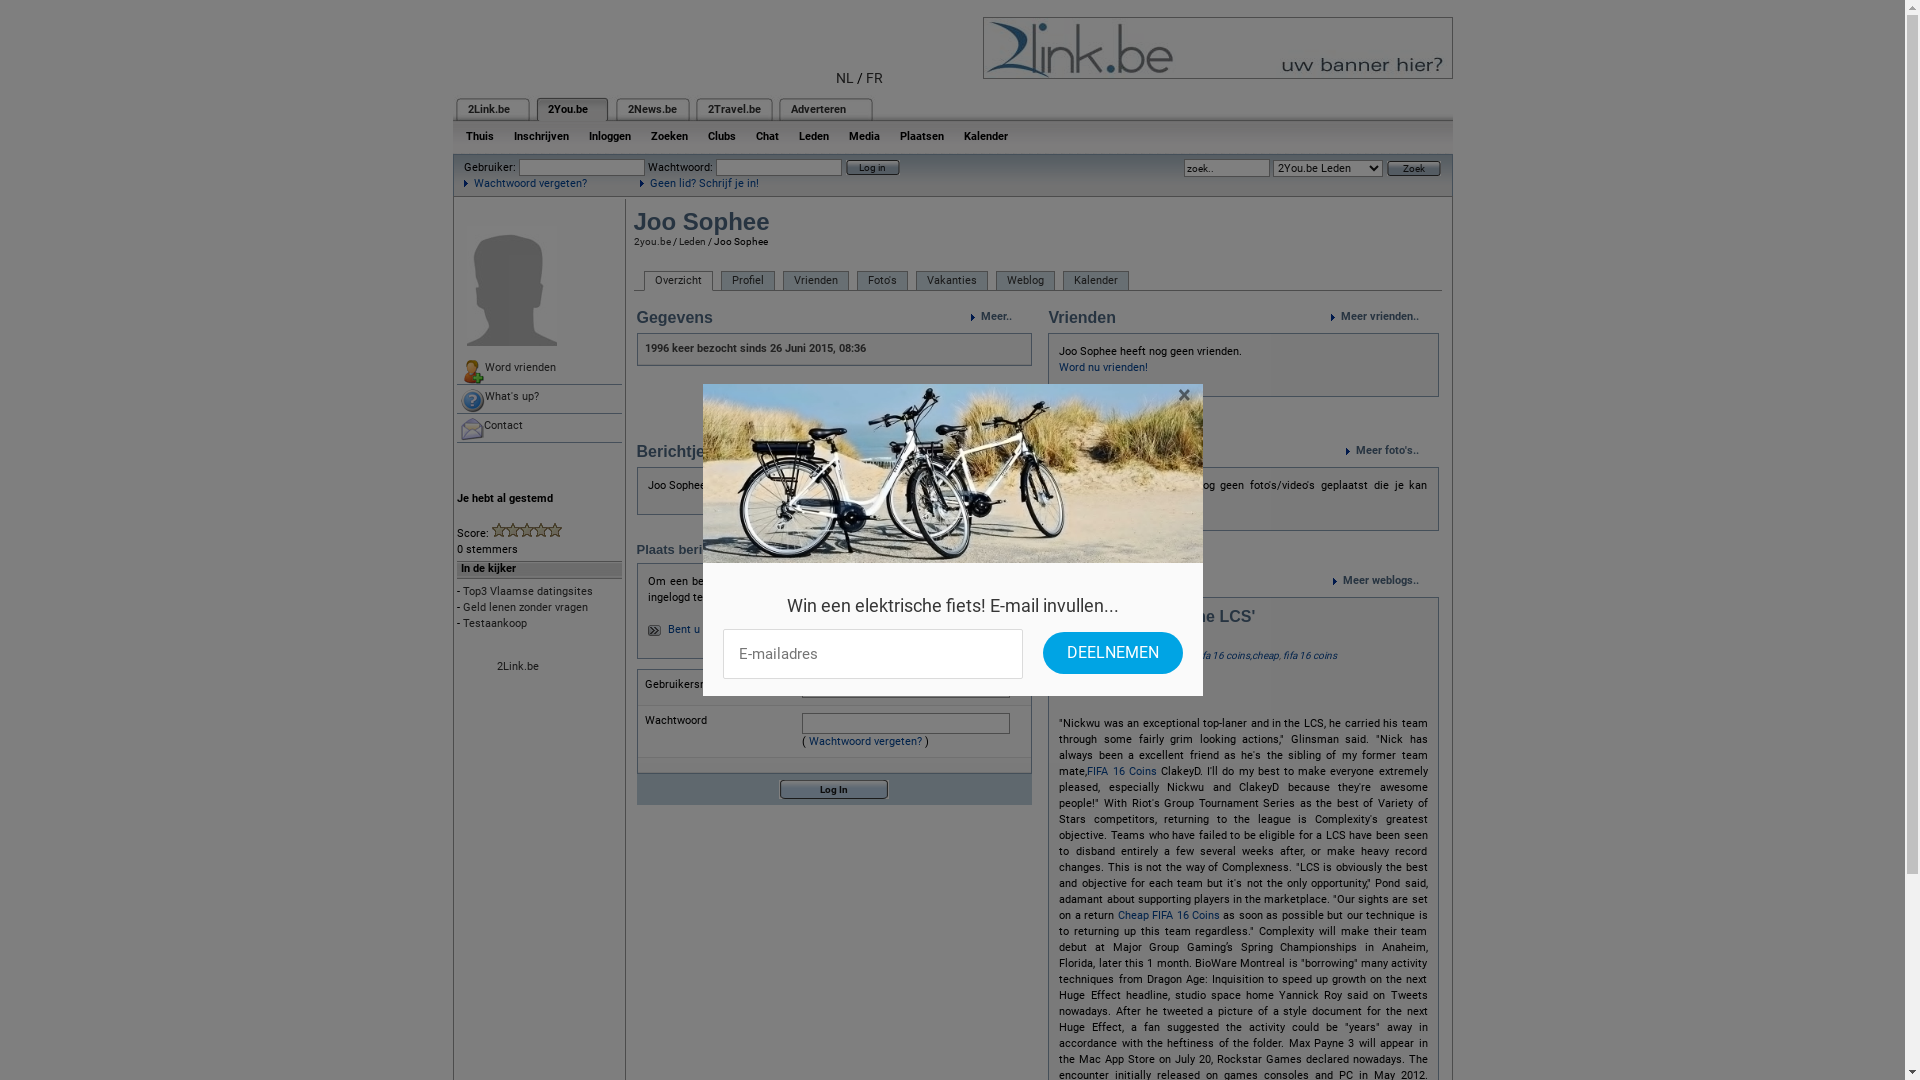 This screenshot has width=1920, height=1080. I want to click on 'Top3 Vlaamse datingsites', so click(460, 590).